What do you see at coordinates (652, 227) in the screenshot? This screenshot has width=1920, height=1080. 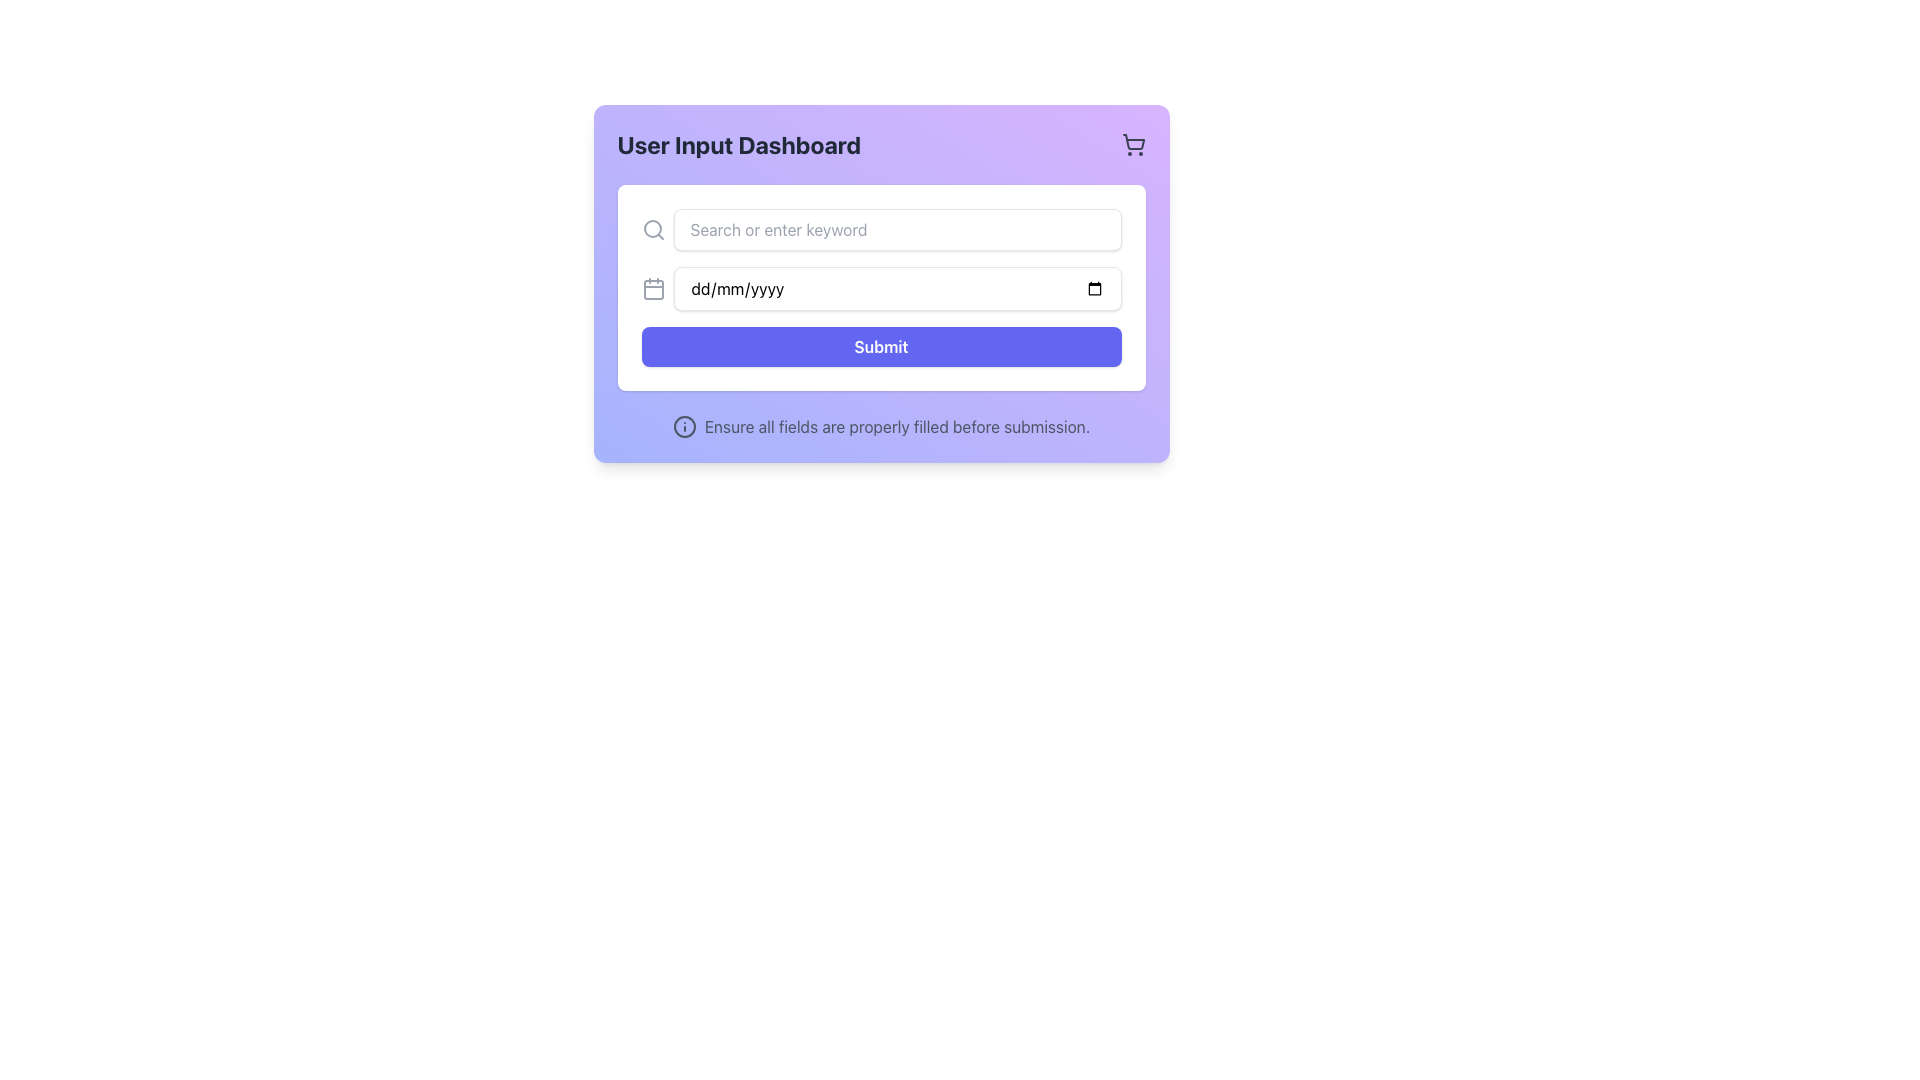 I see `the circular icon within the magnifying glass SVG graphic, which is part of the User Input Dashboard interface` at bounding box center [652, 227].